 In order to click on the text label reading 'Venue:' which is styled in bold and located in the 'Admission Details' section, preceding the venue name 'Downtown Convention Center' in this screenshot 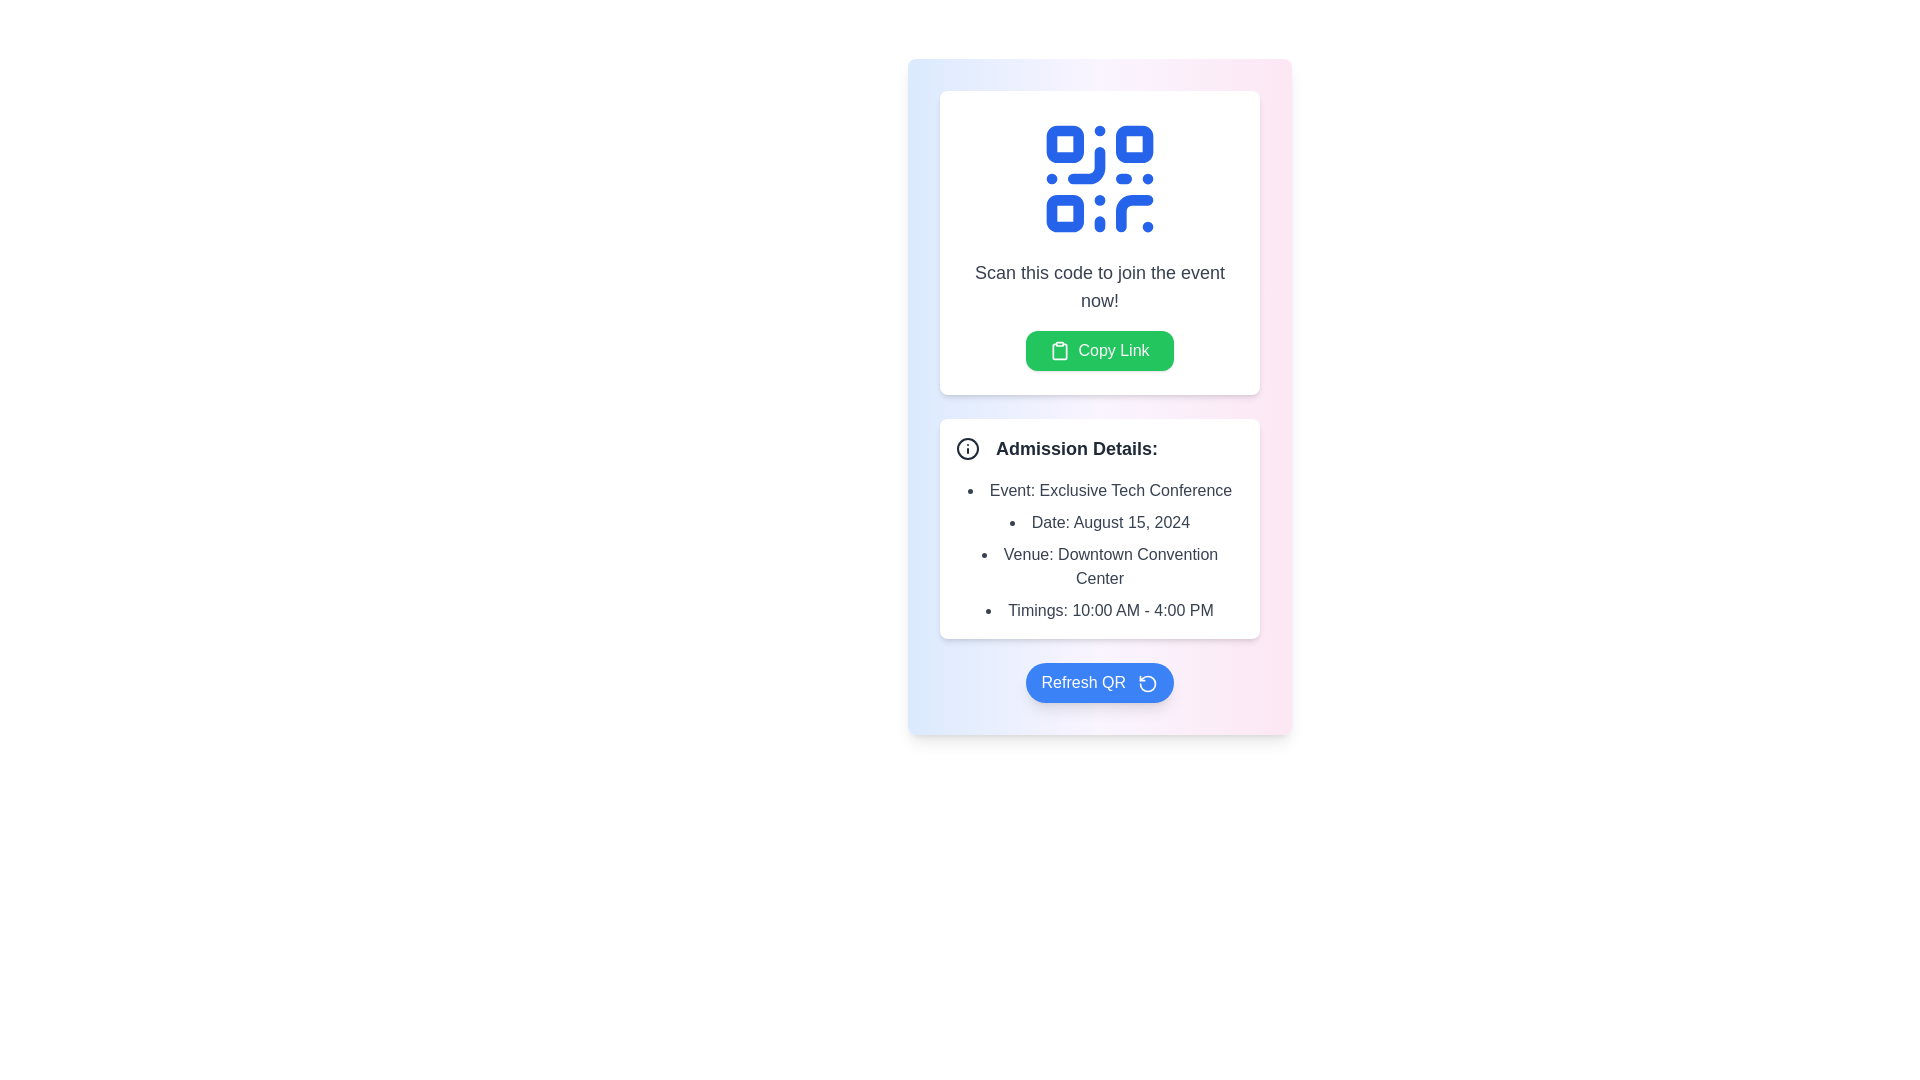, I will do `click(1028, 554)`.